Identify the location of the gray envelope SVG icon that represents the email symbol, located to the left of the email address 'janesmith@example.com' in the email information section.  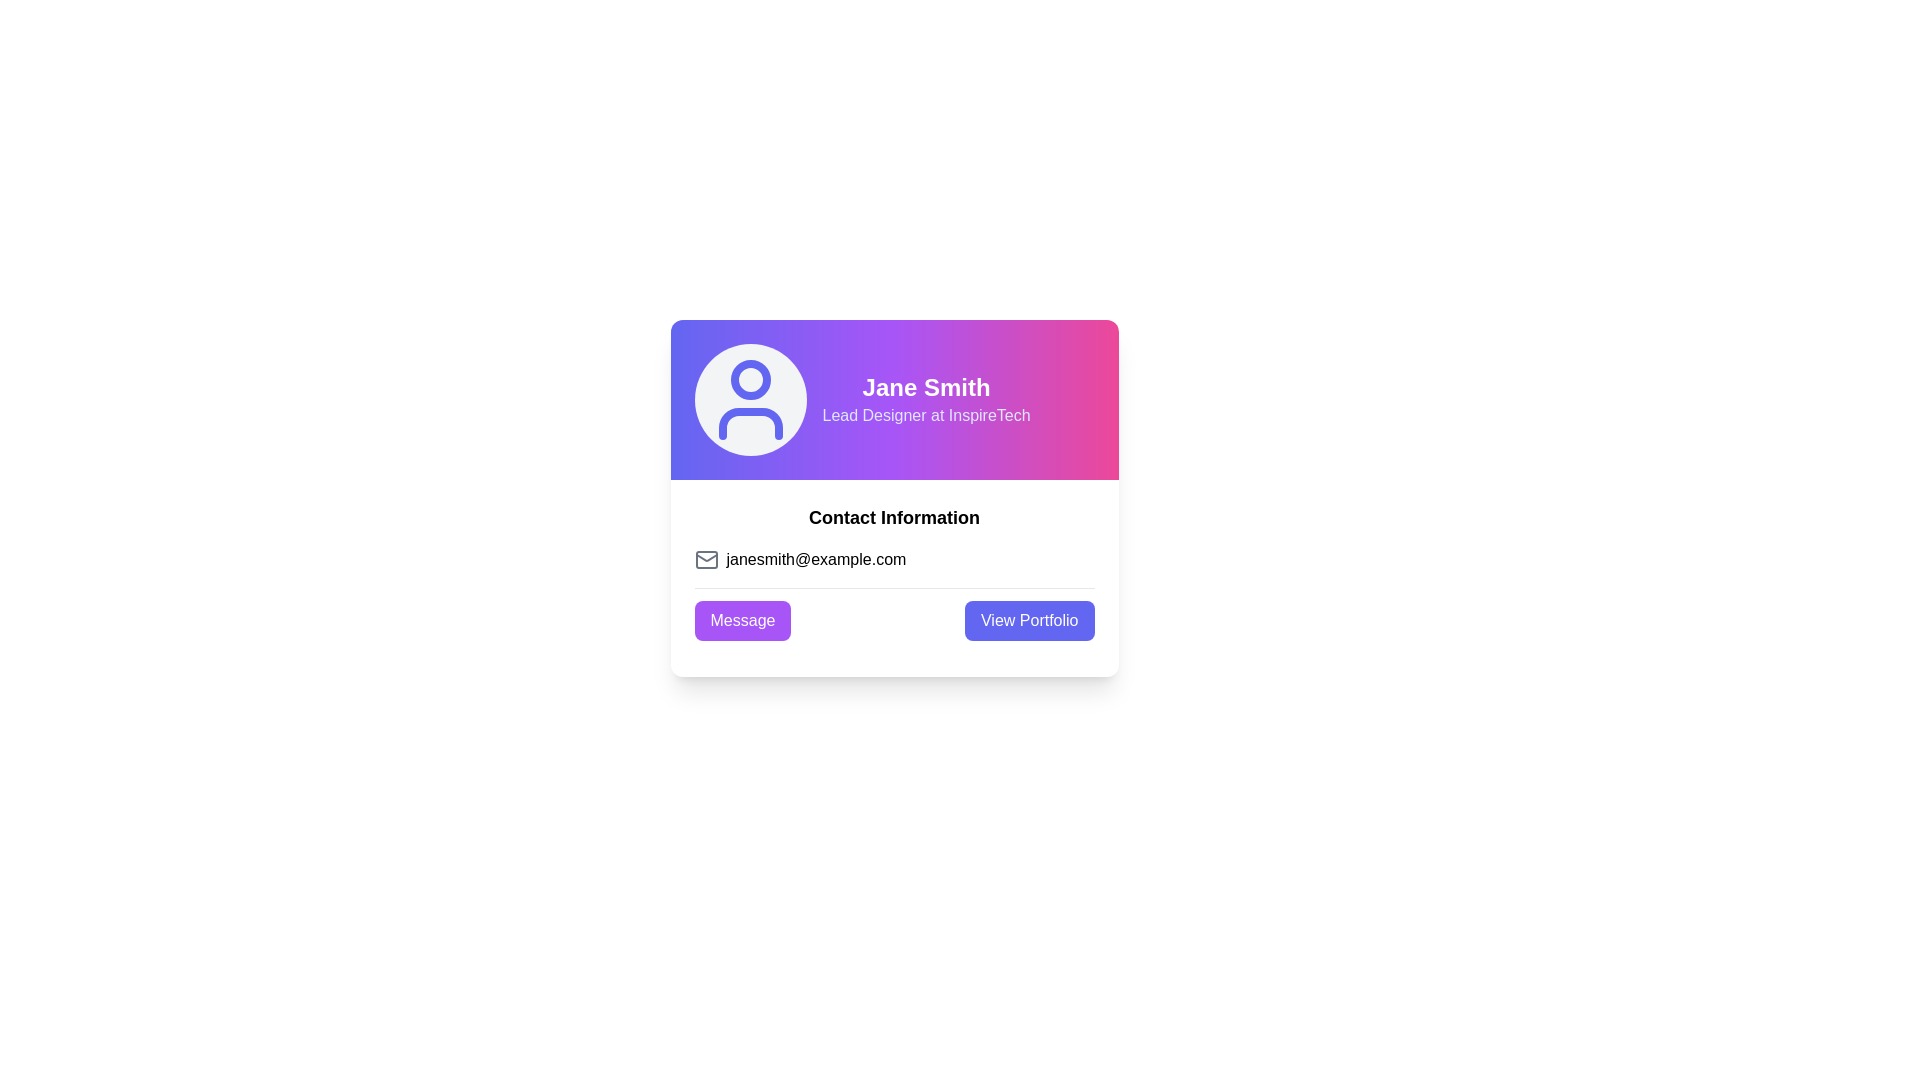
(706, 559).